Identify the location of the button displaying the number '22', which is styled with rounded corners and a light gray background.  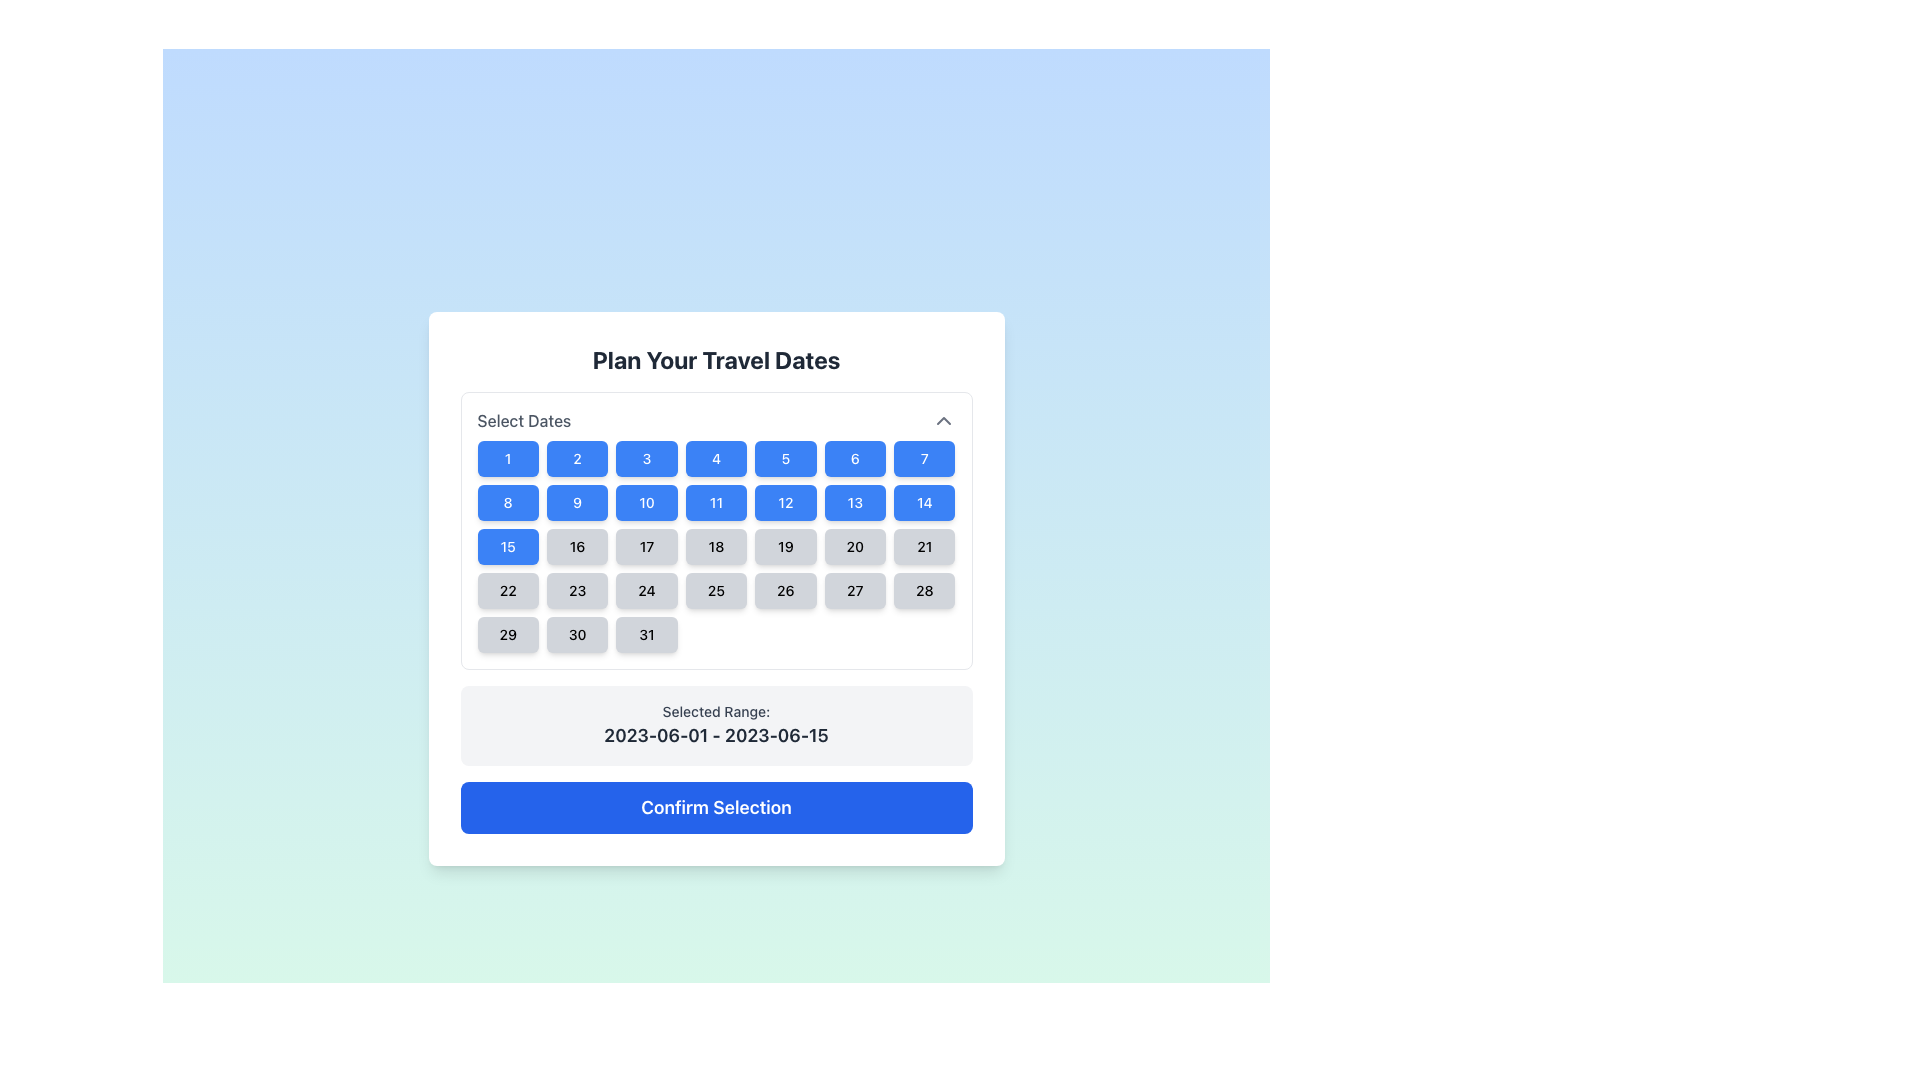
(508, 589).